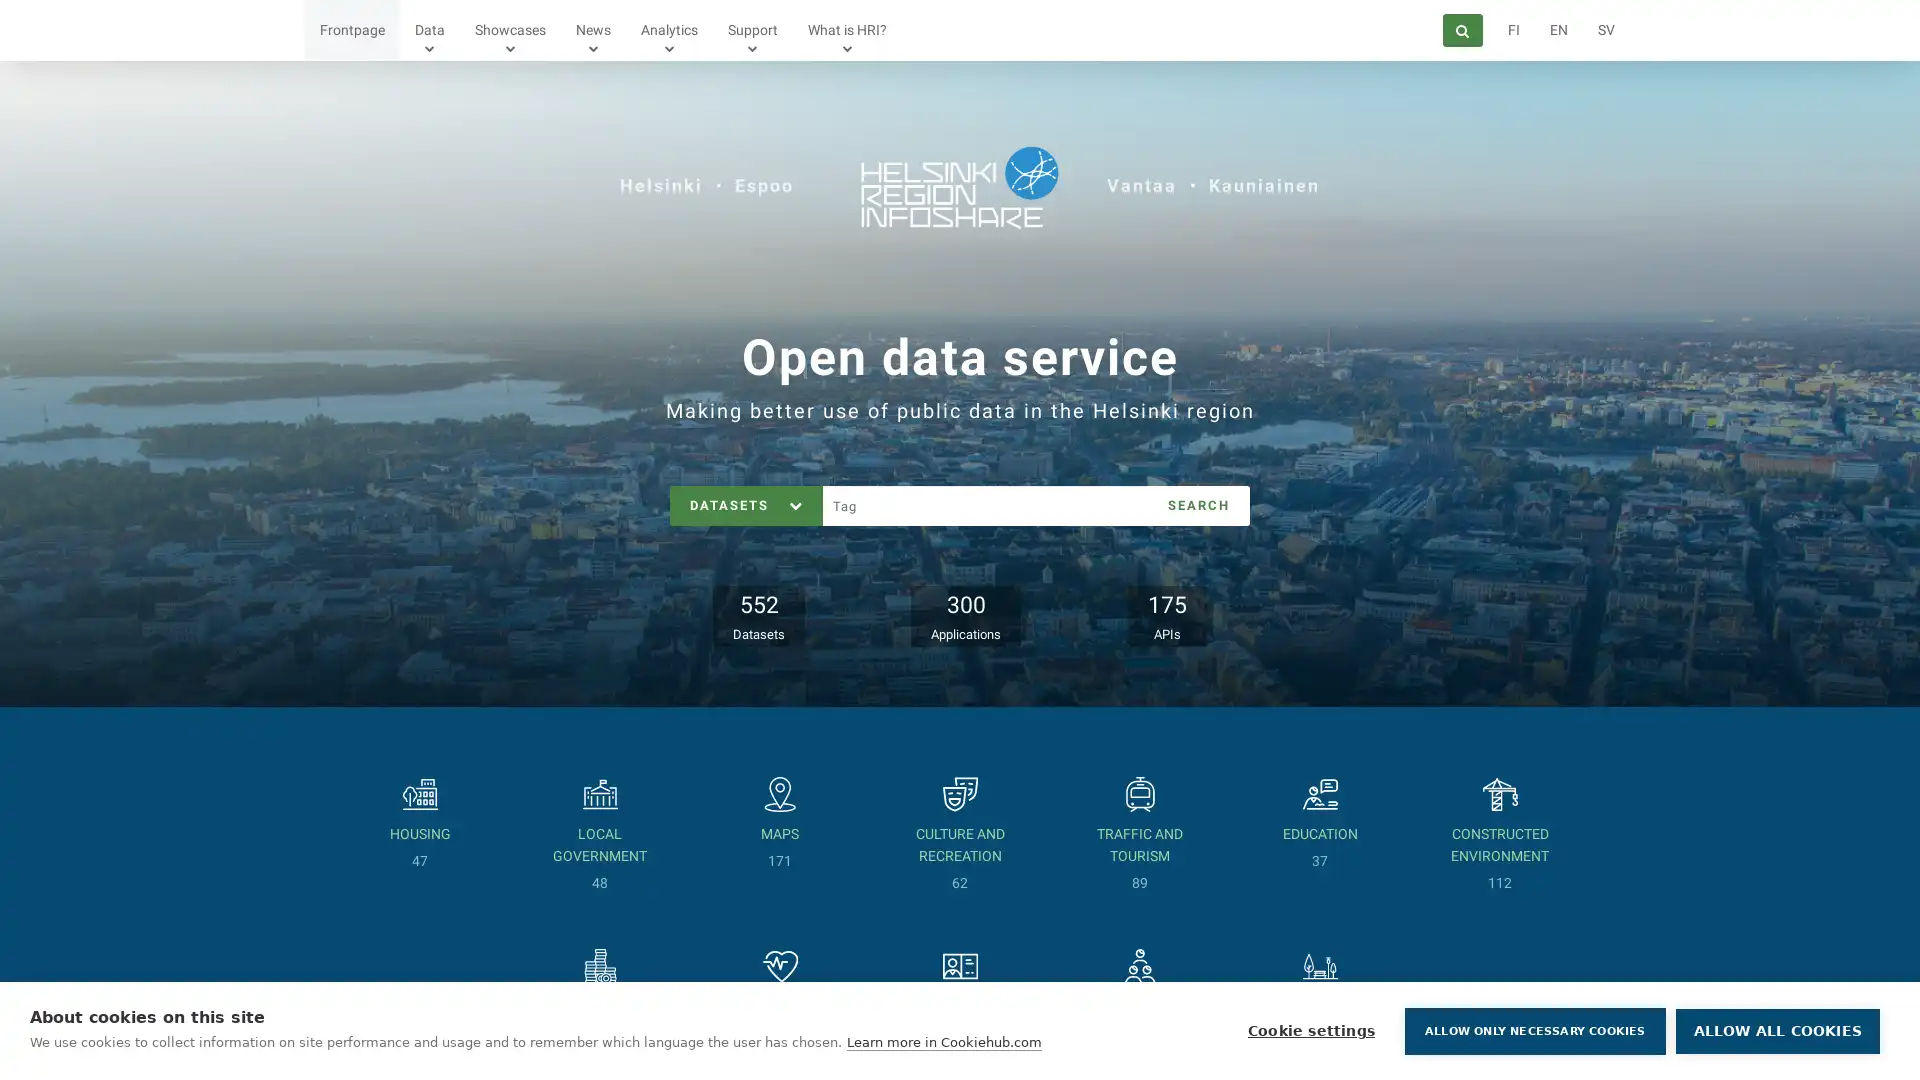 The width and height of the screenshot is (1920, 1080). I want to click on ALLOW ALL COOKIES, so click(1777, 1030).